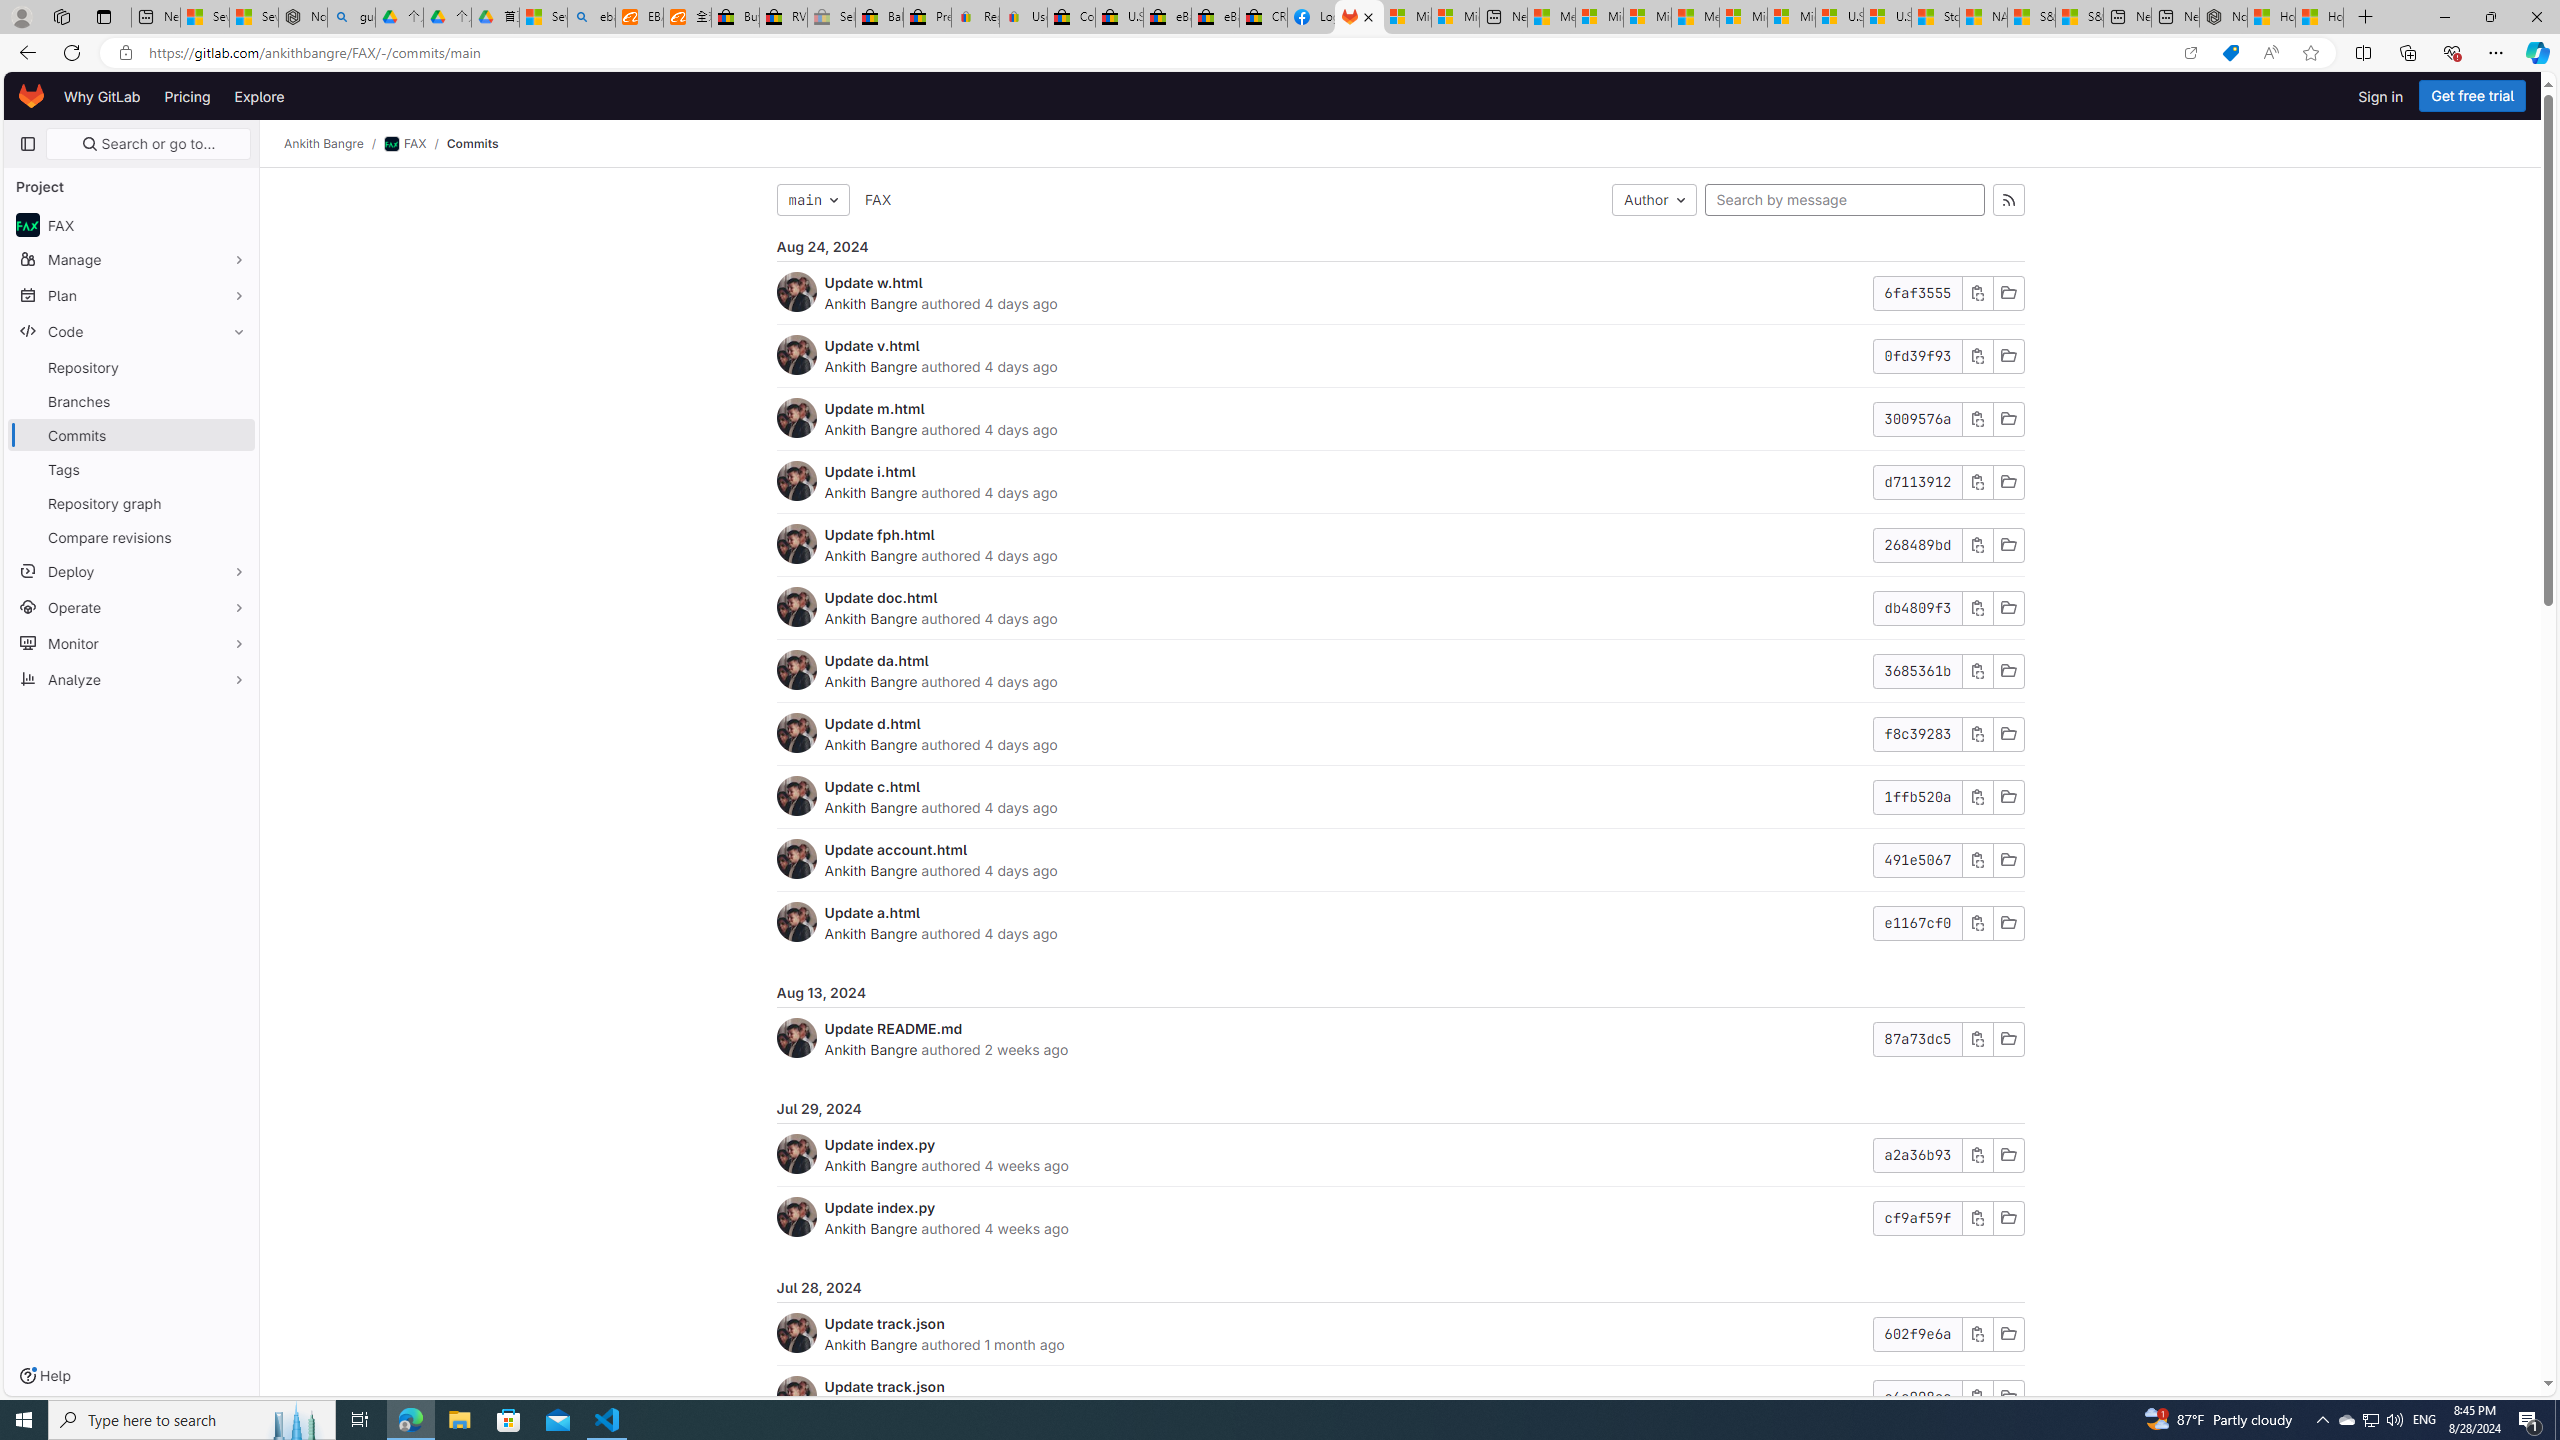  Describe the element at coordinates (130, 605) in the screenshot. I see `'Operate'` at that location.